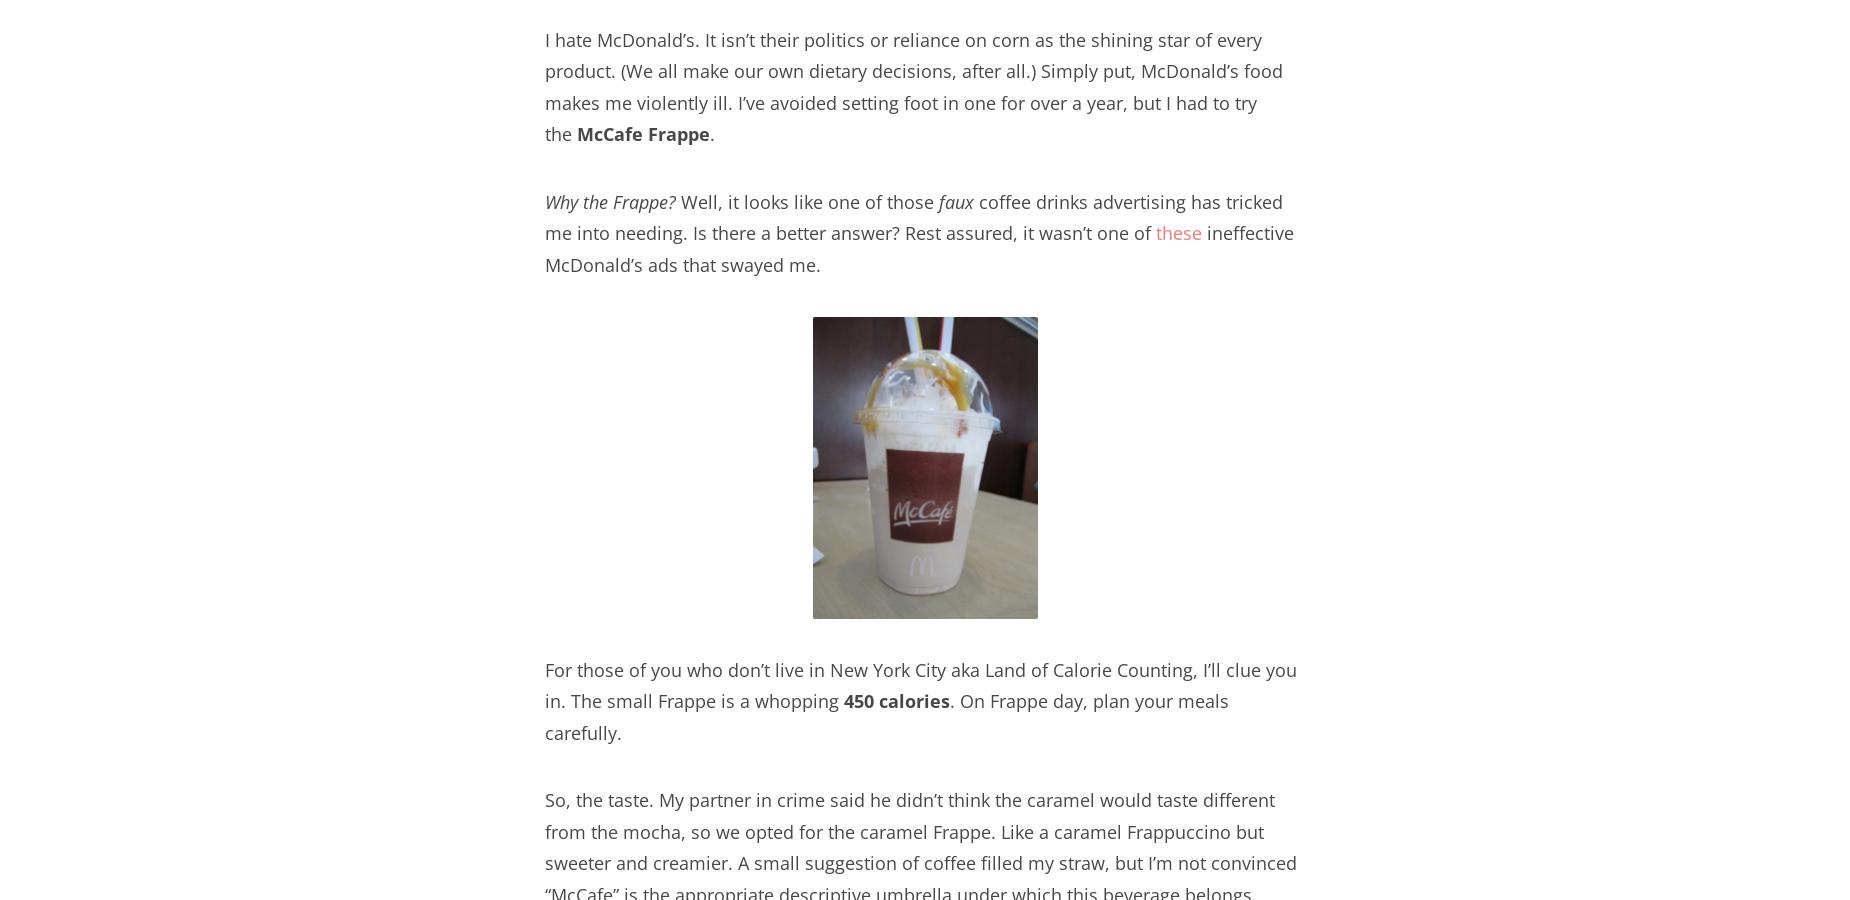 The image size is (1850, 900). What do you see at coordinates (545, 715) in the screenshot?
I see `'. On Frappe day, plan your meals carefully.'` at bounding box center [545, 715].